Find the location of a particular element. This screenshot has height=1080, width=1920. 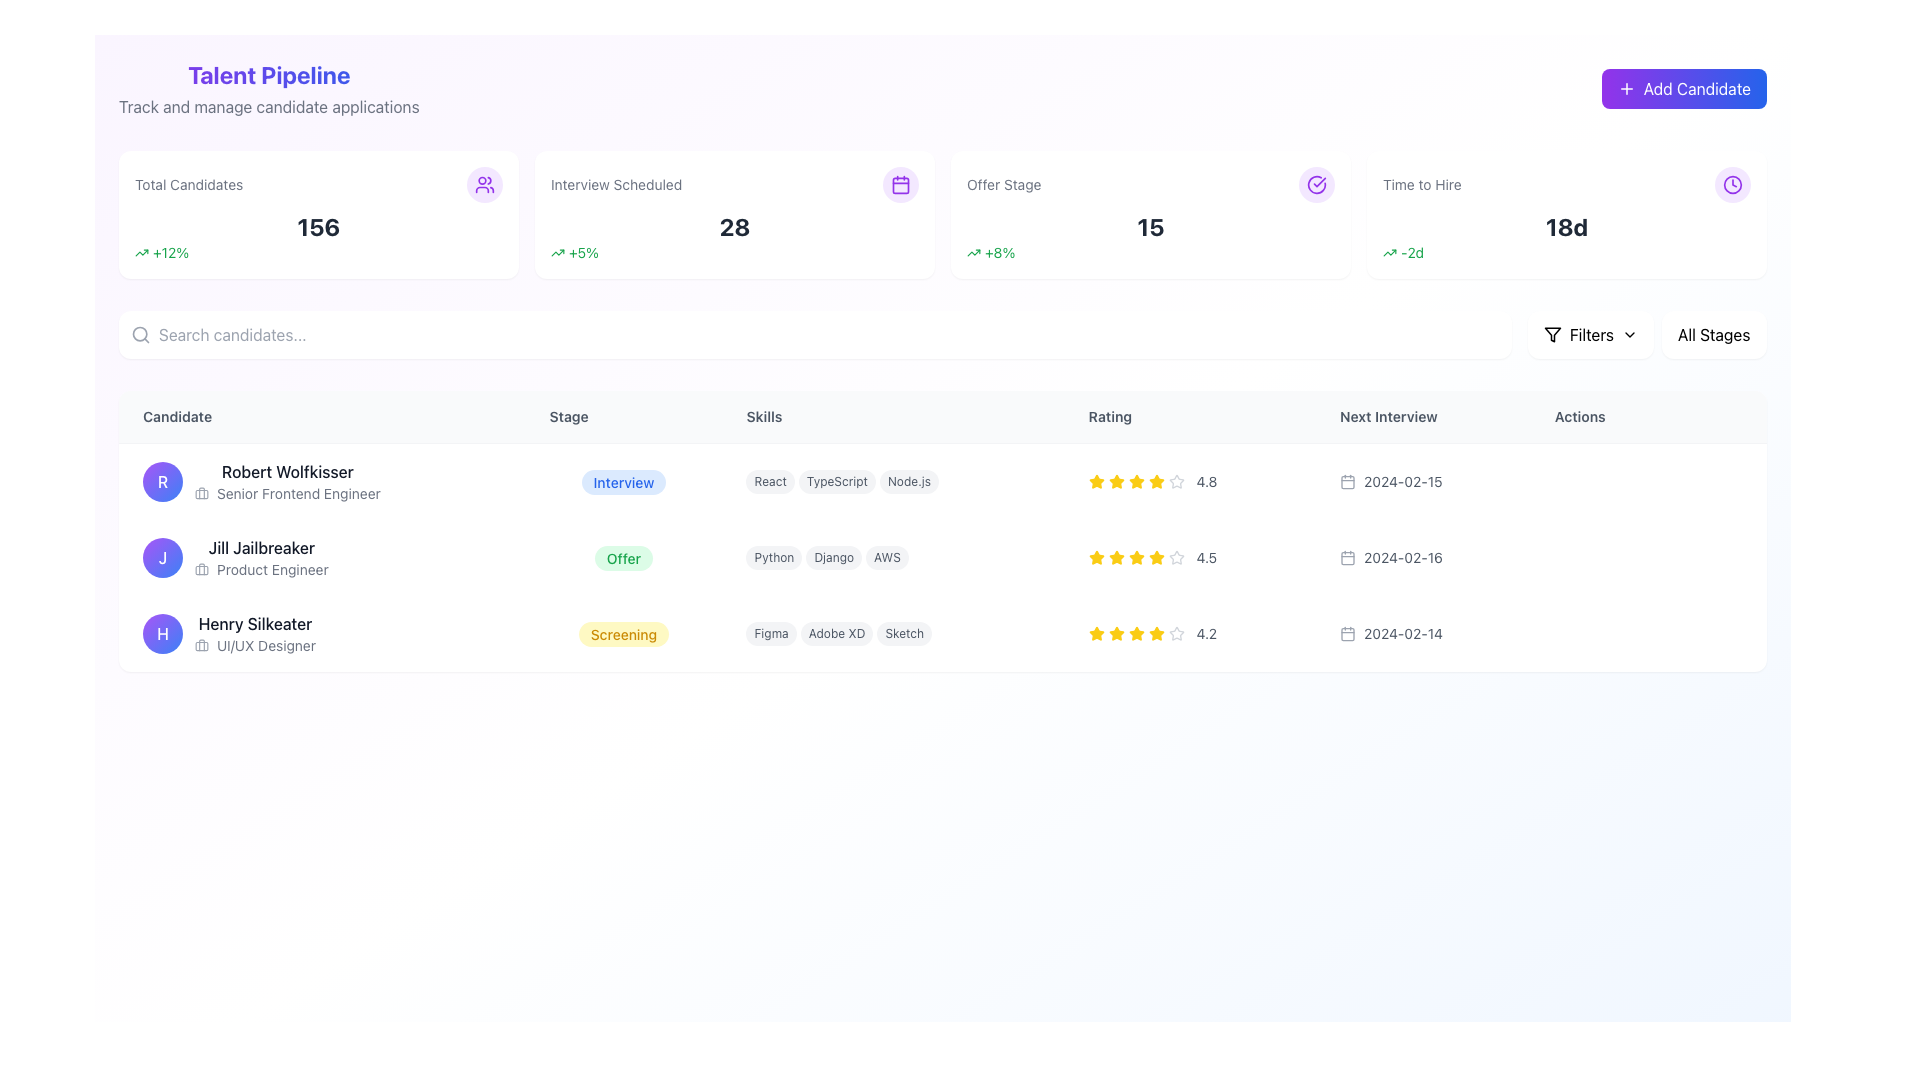

the date display element formatted as '2024-02-15' with the accompanying calendar icon, located in the 'Next Interview' column for 'Robert Wolfkisser', positioned to the right of the rating stars is located at coordinates (1422, 482).